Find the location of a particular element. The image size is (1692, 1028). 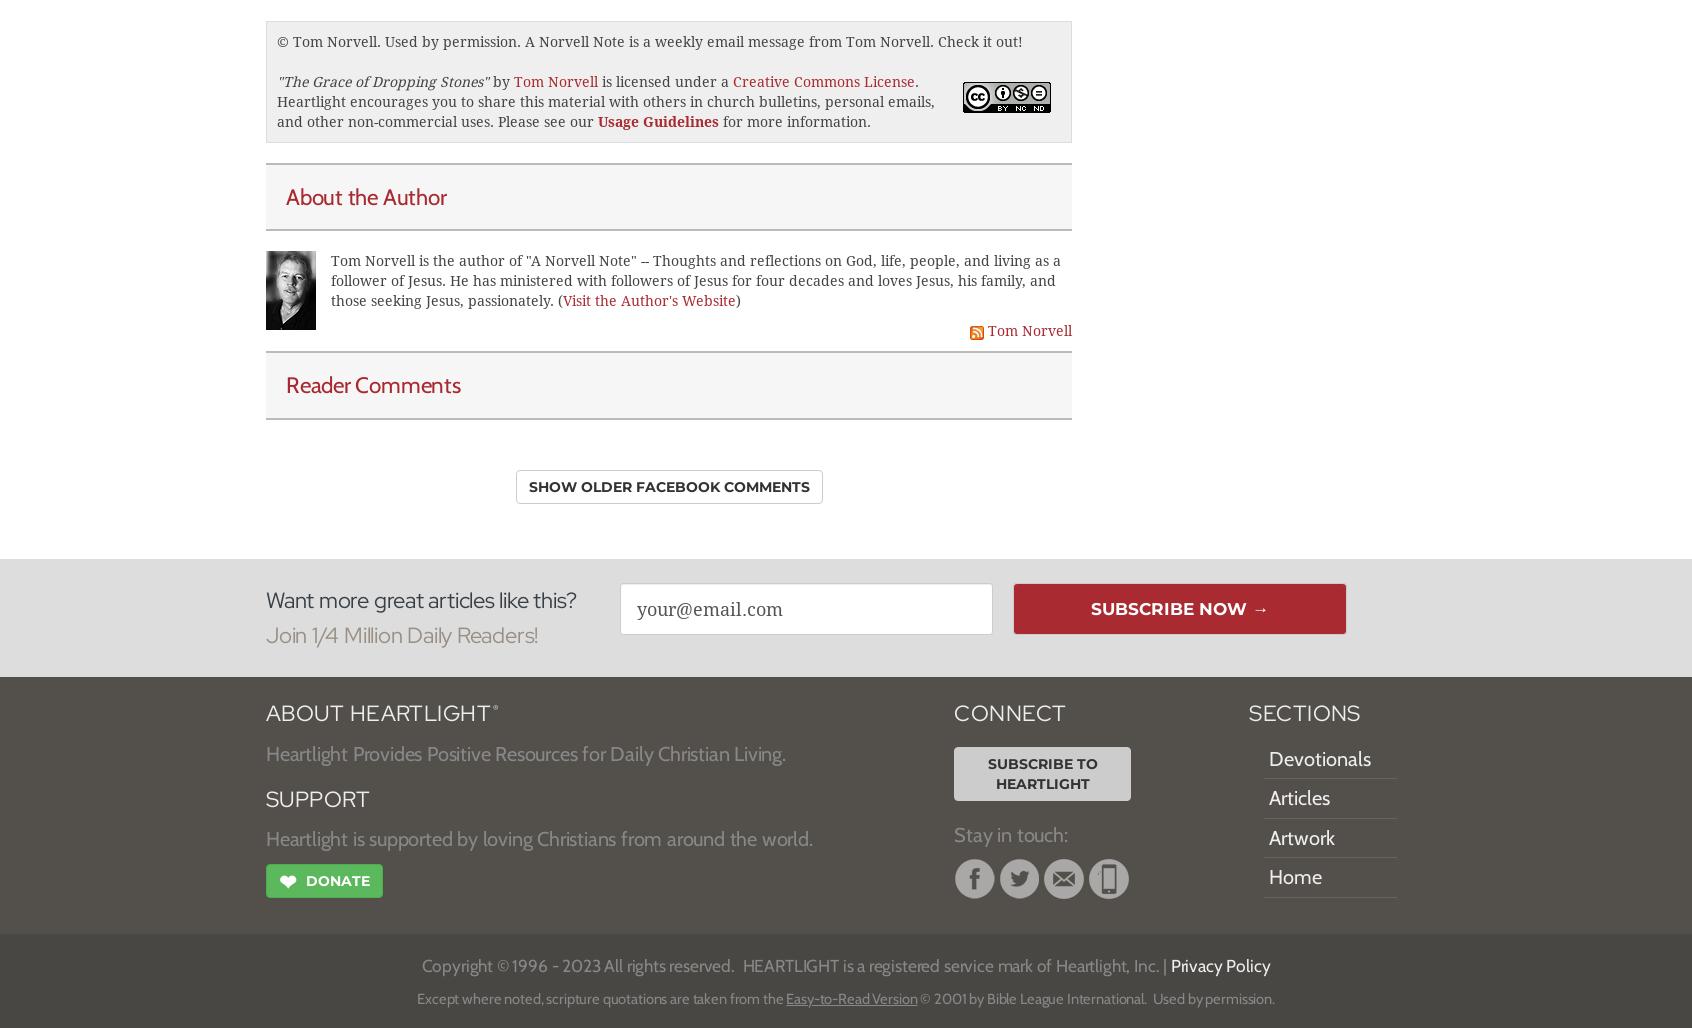

'Except where noted, scripture quotations are taken from the' is located at coordinates (600, 996).